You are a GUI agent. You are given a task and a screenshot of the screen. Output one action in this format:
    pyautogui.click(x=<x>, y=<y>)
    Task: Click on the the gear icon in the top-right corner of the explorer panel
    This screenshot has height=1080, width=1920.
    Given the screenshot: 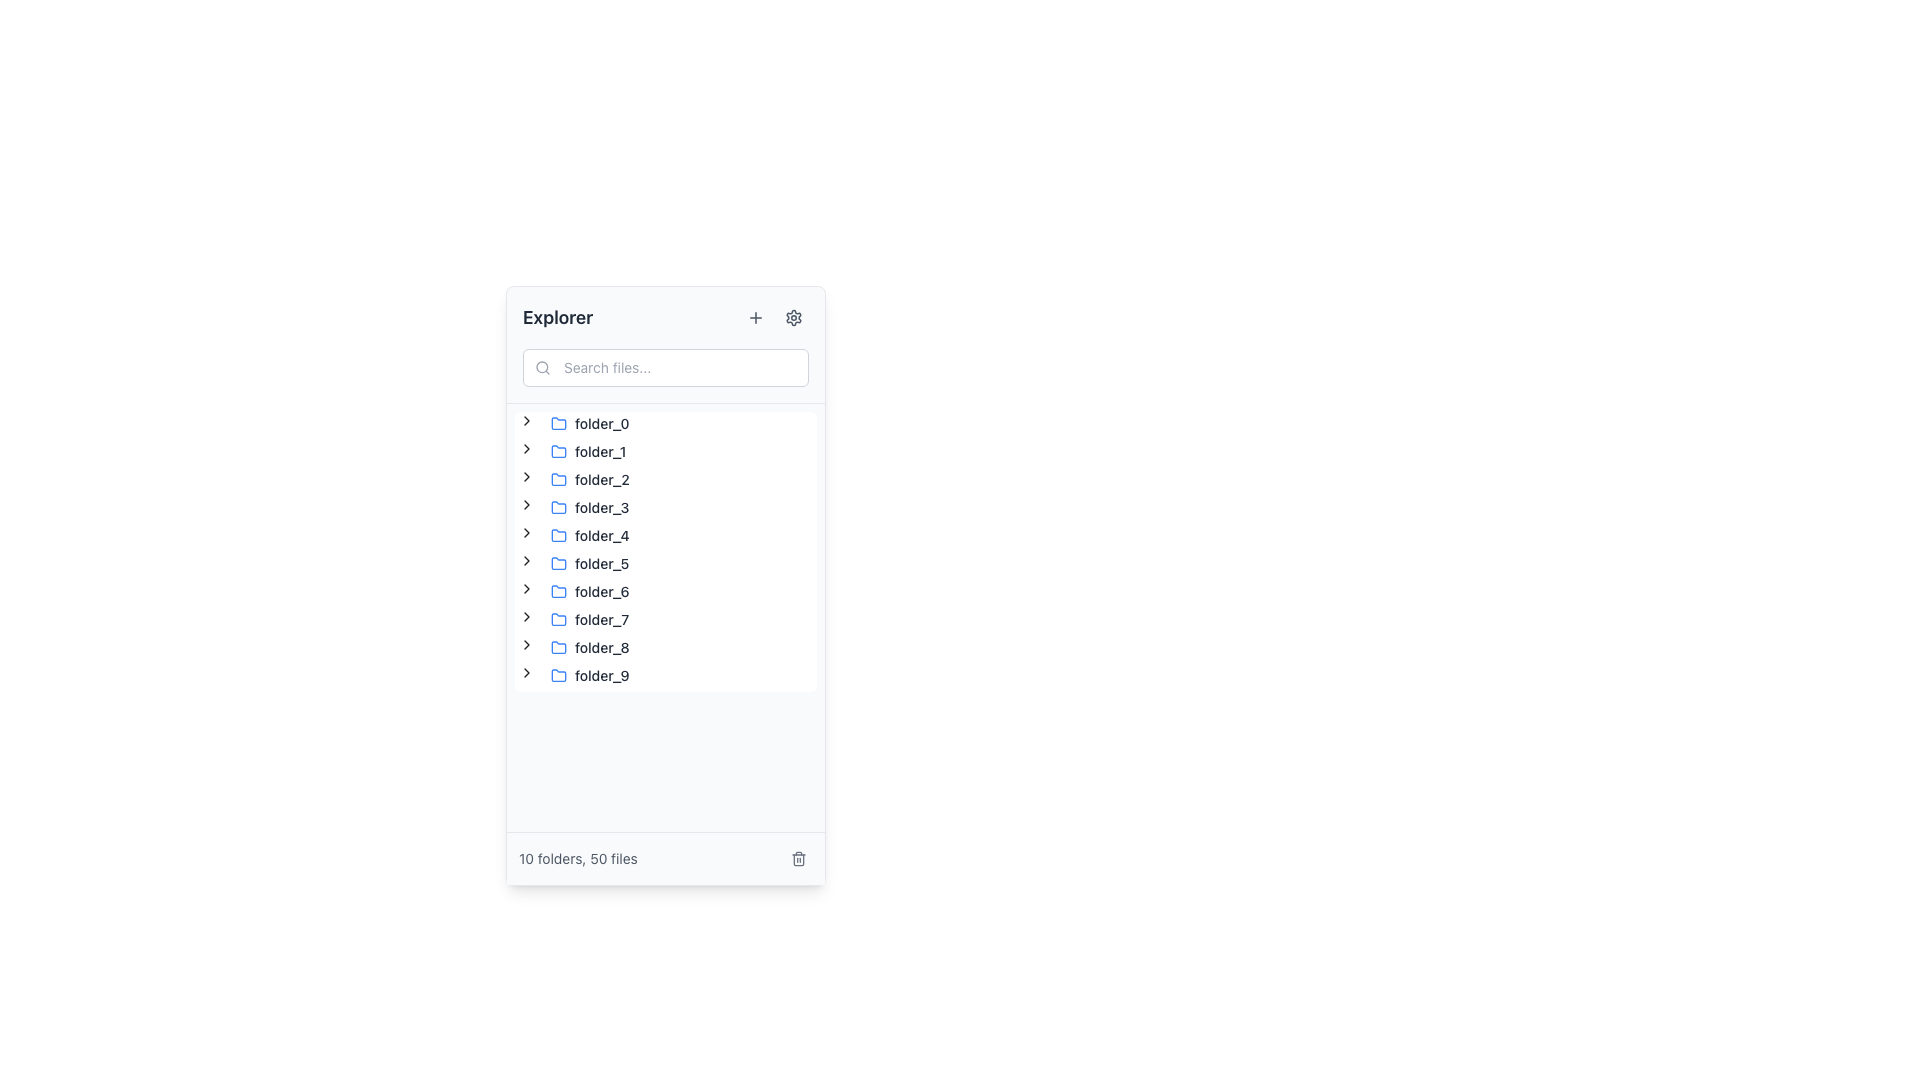 What is the action you would take?
    pyautogui.click(x=792, y=316)
    